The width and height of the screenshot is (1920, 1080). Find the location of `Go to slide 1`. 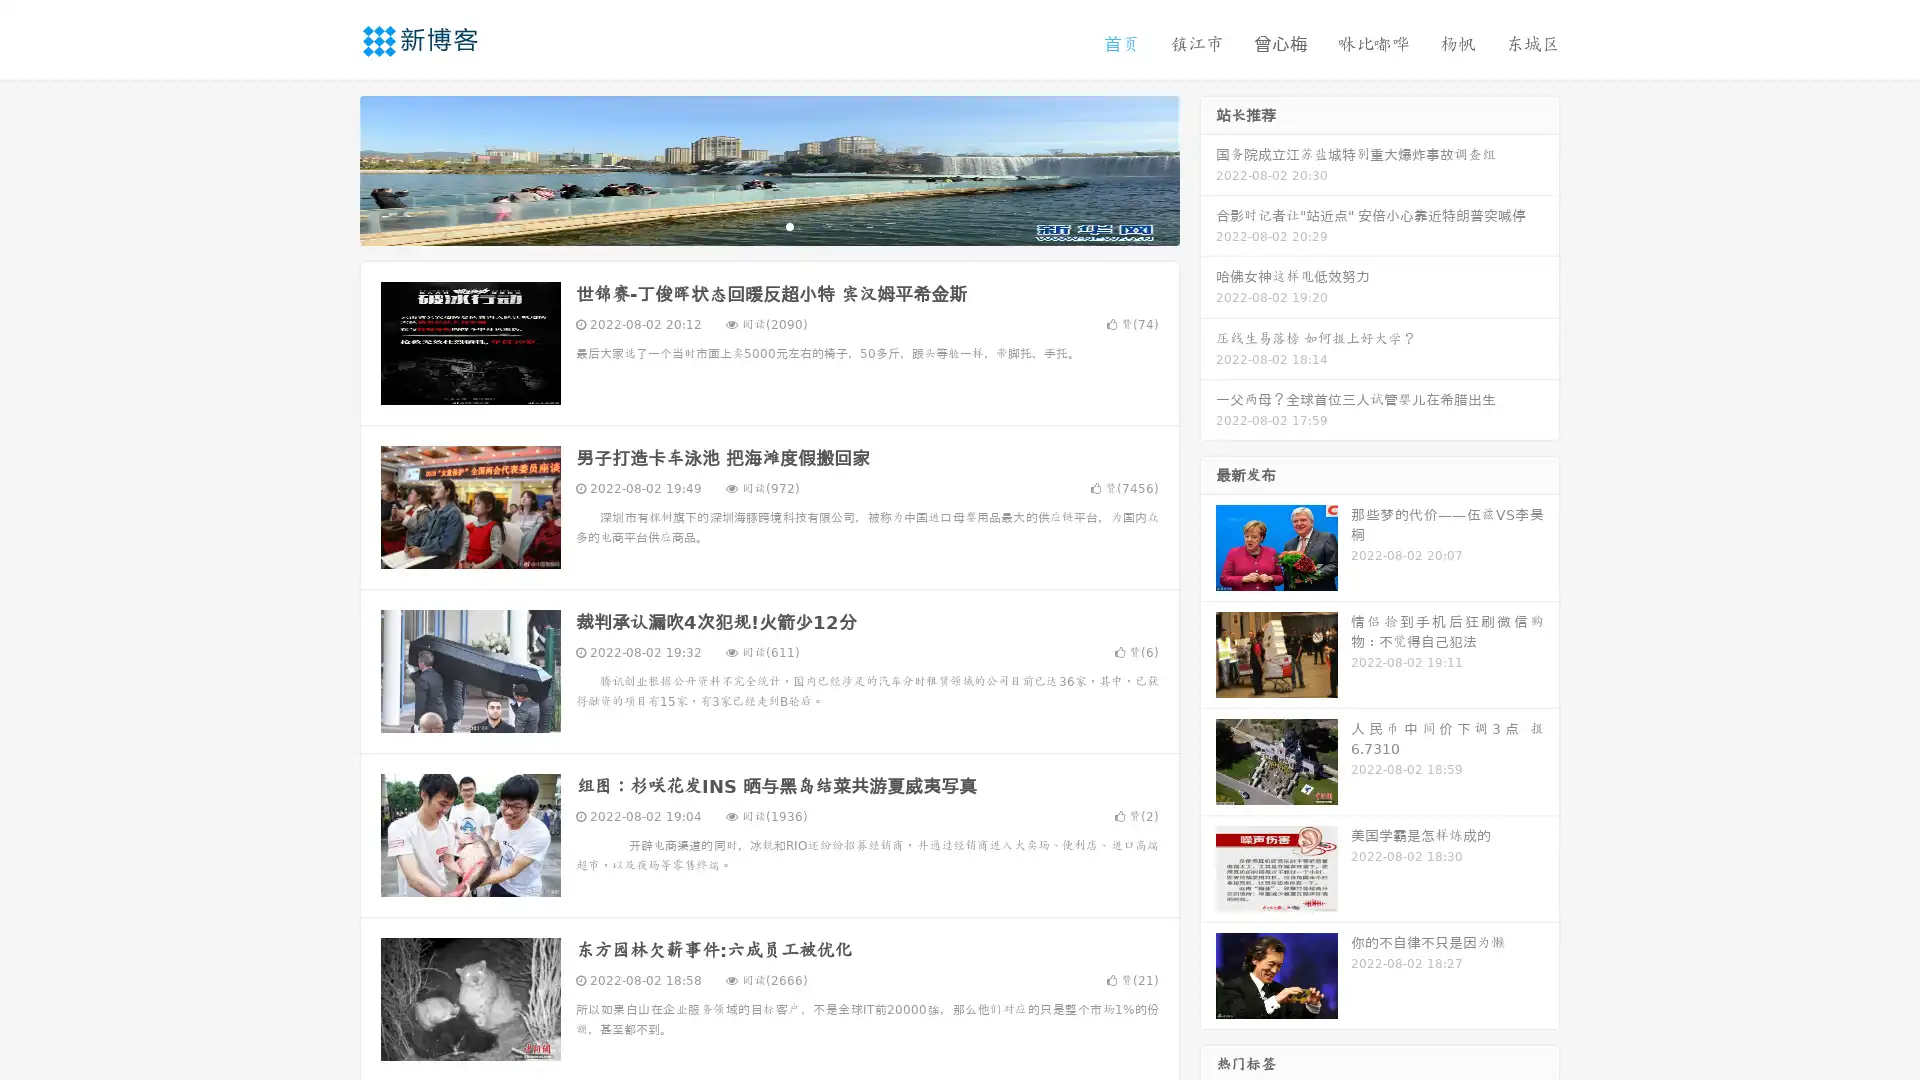

Go to slide 1 is located at coordinates (748, 225).